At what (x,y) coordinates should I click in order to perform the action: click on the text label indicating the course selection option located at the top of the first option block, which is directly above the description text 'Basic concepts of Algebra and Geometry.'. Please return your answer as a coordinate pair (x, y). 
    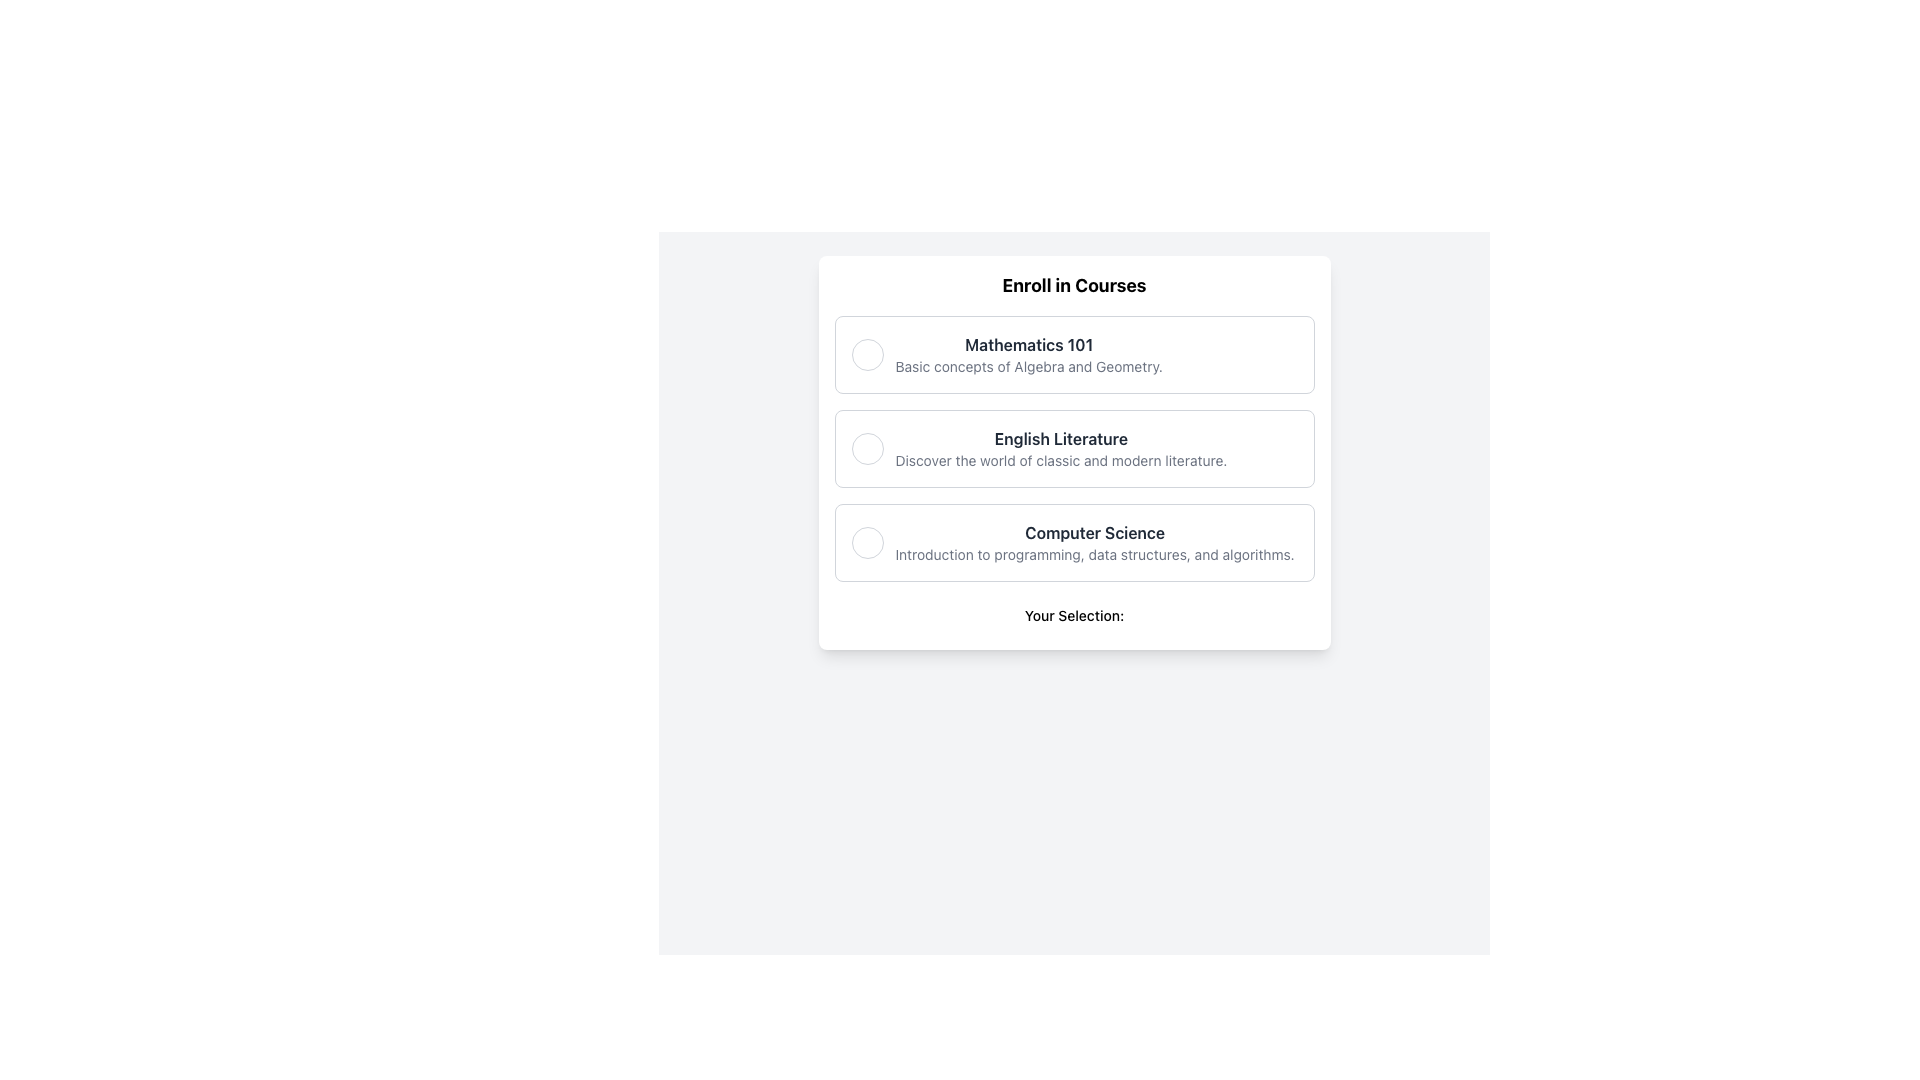
    Looking at the image, I should click on (1029, 343).